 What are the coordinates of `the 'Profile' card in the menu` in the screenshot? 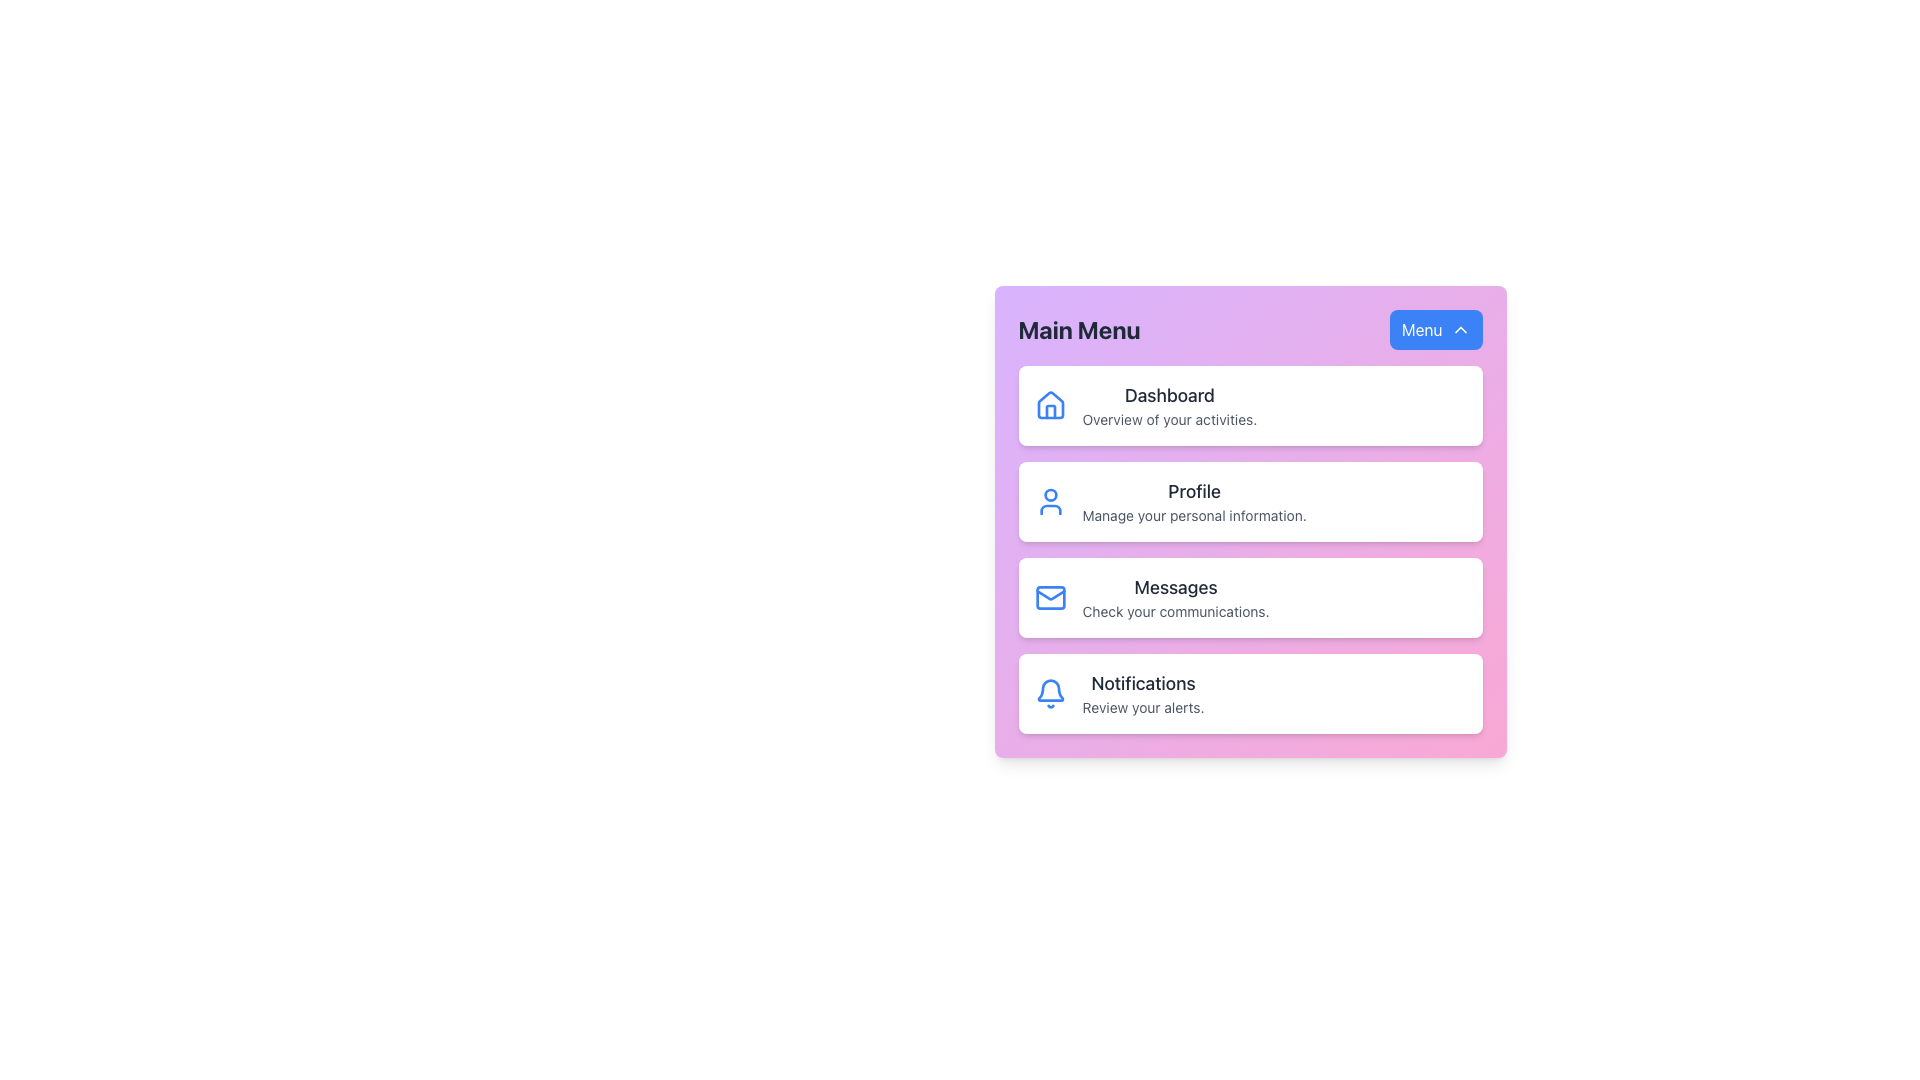 It's located at (1249, 500).